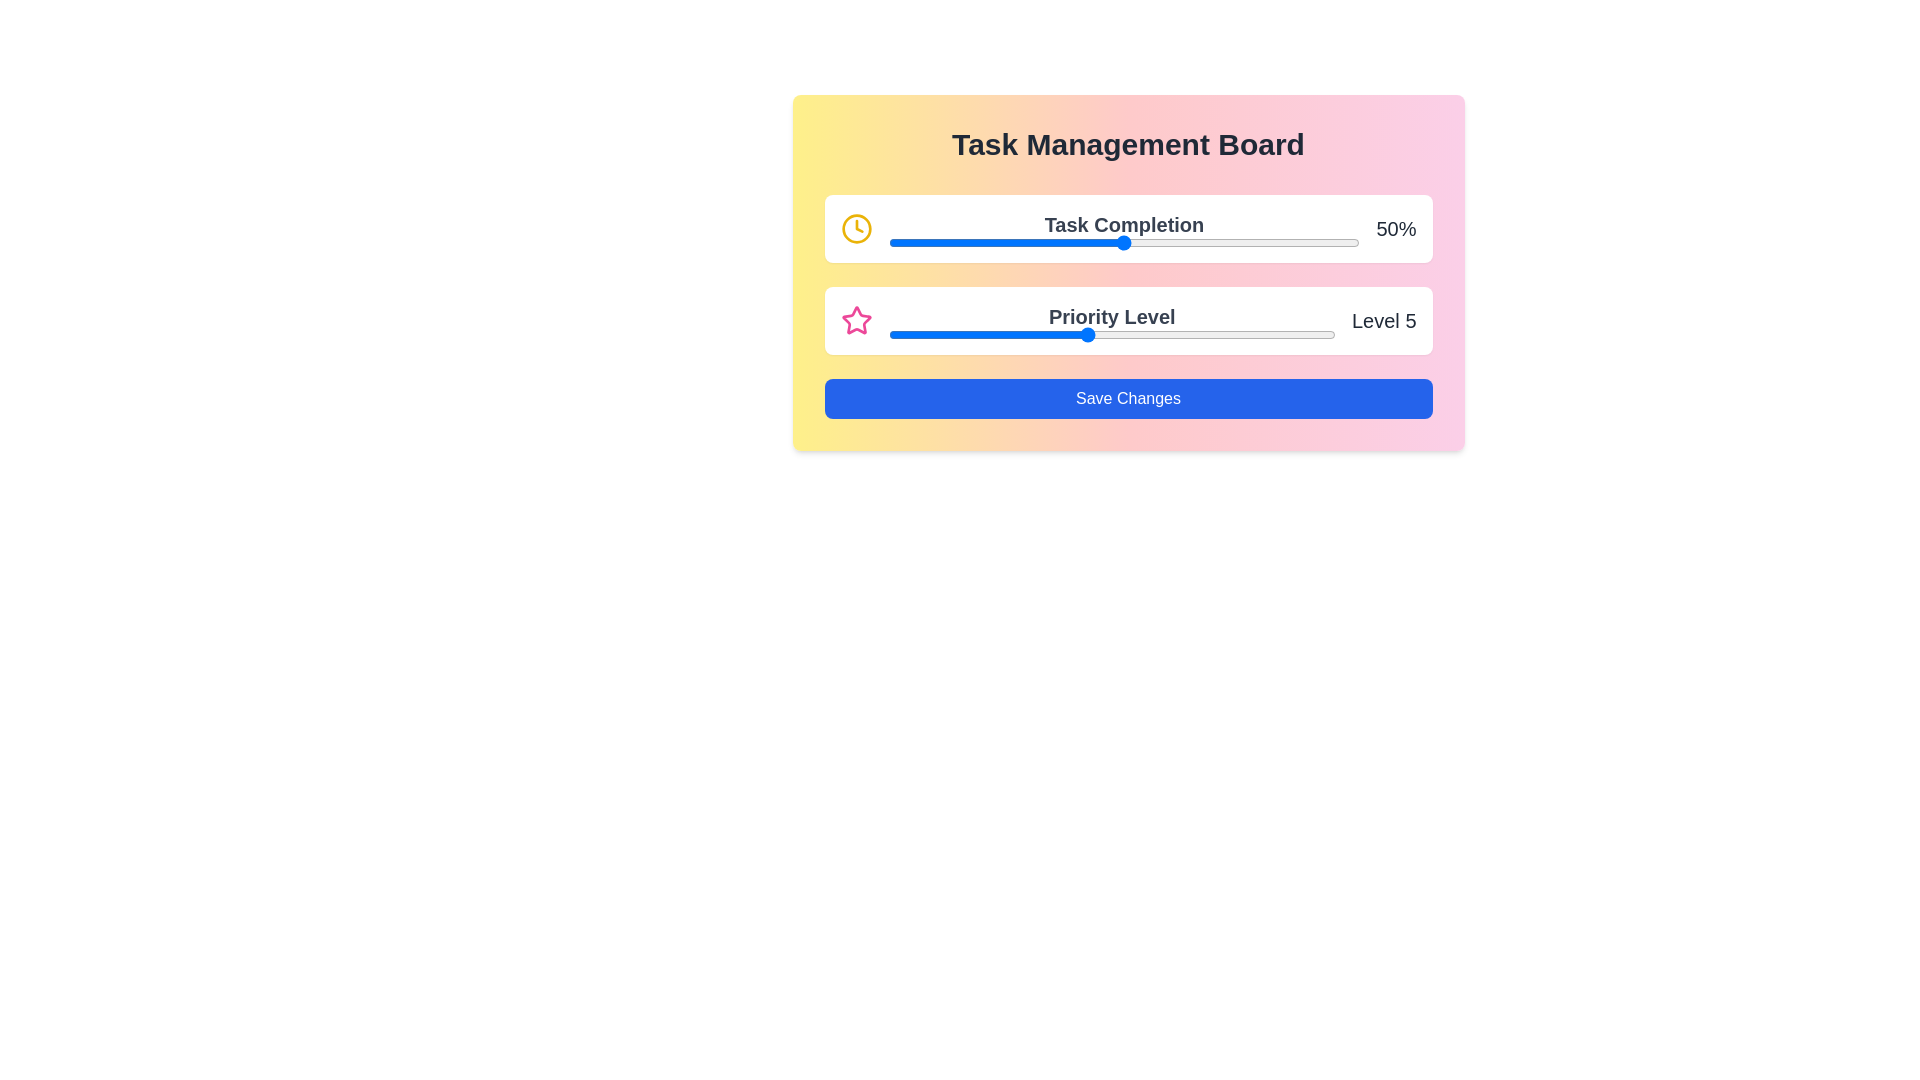 The height and width of the screenshot is (1080, 1920). Describe the element at coordinates (1076, 242) in the screenshot. I see `the task completion slider` at that location.